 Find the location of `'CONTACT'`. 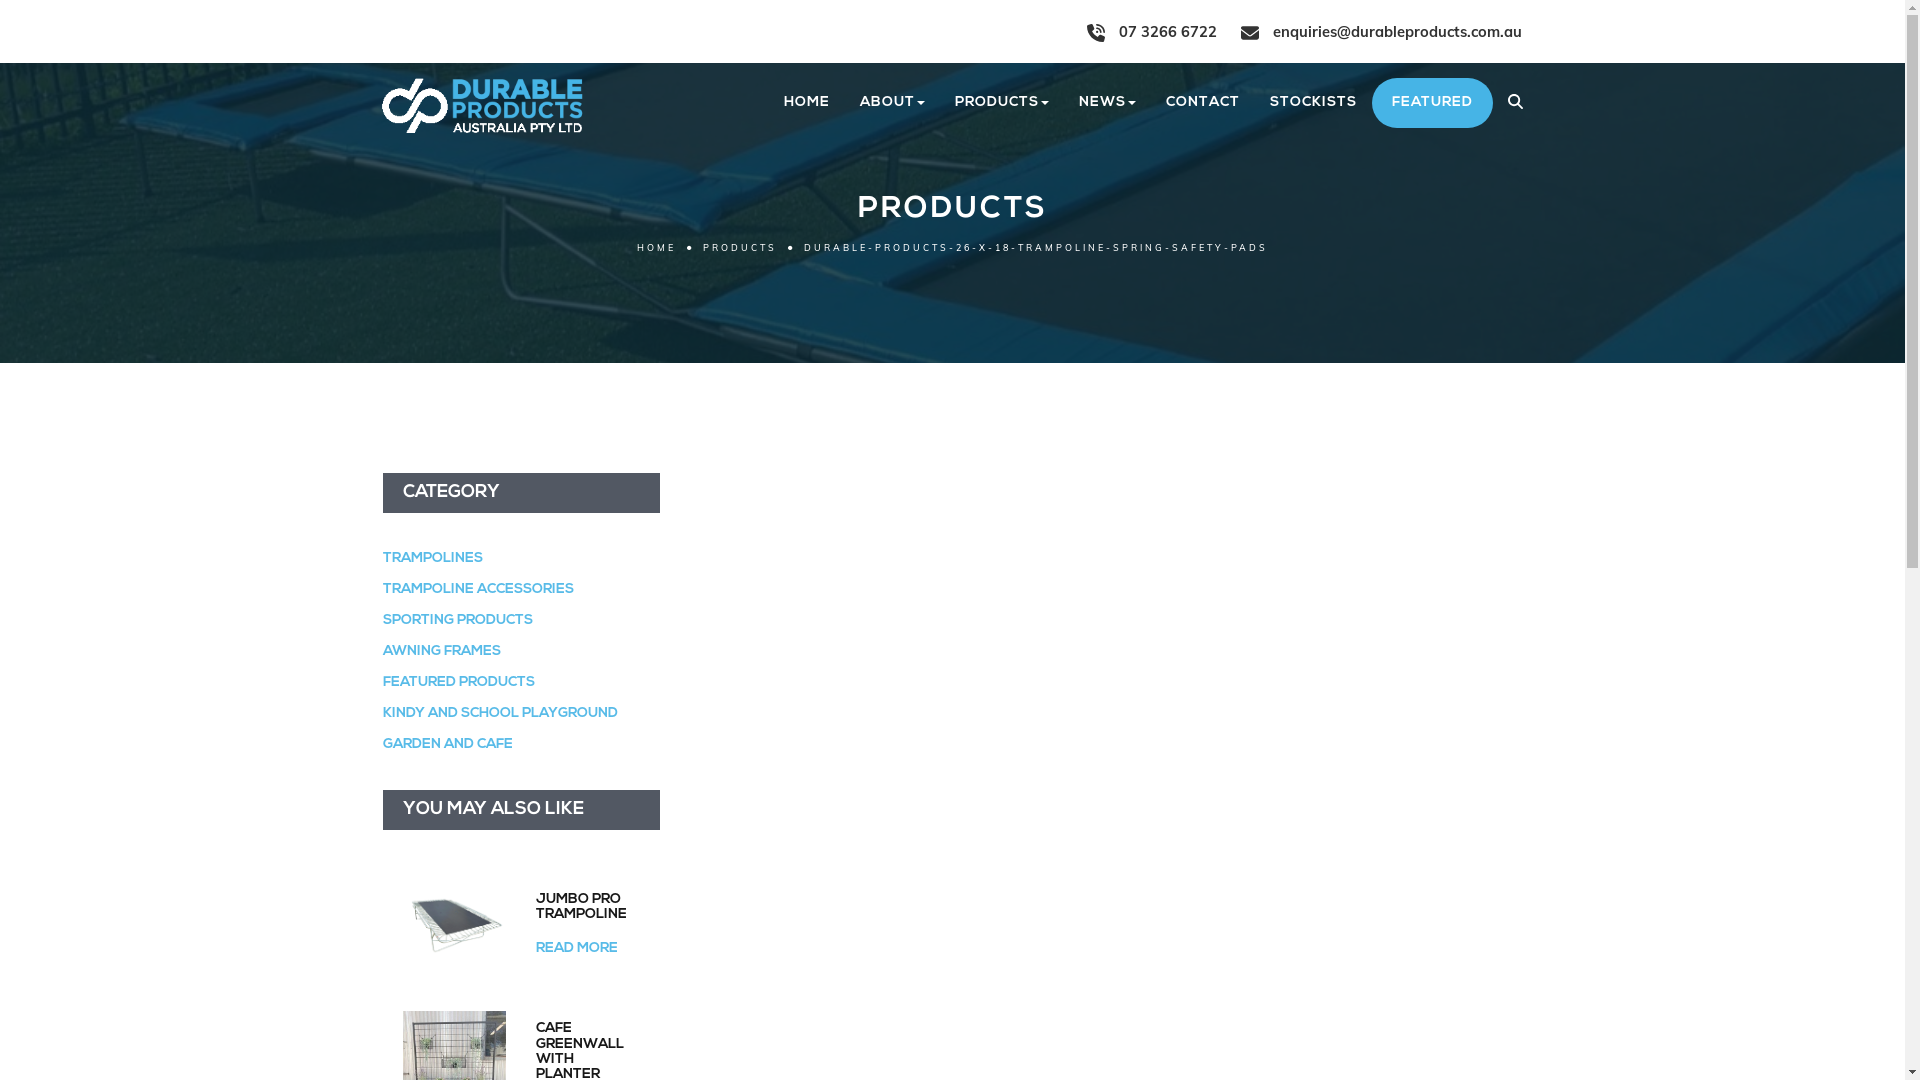

'CONTACT' is located at coordinates (1200, 103).